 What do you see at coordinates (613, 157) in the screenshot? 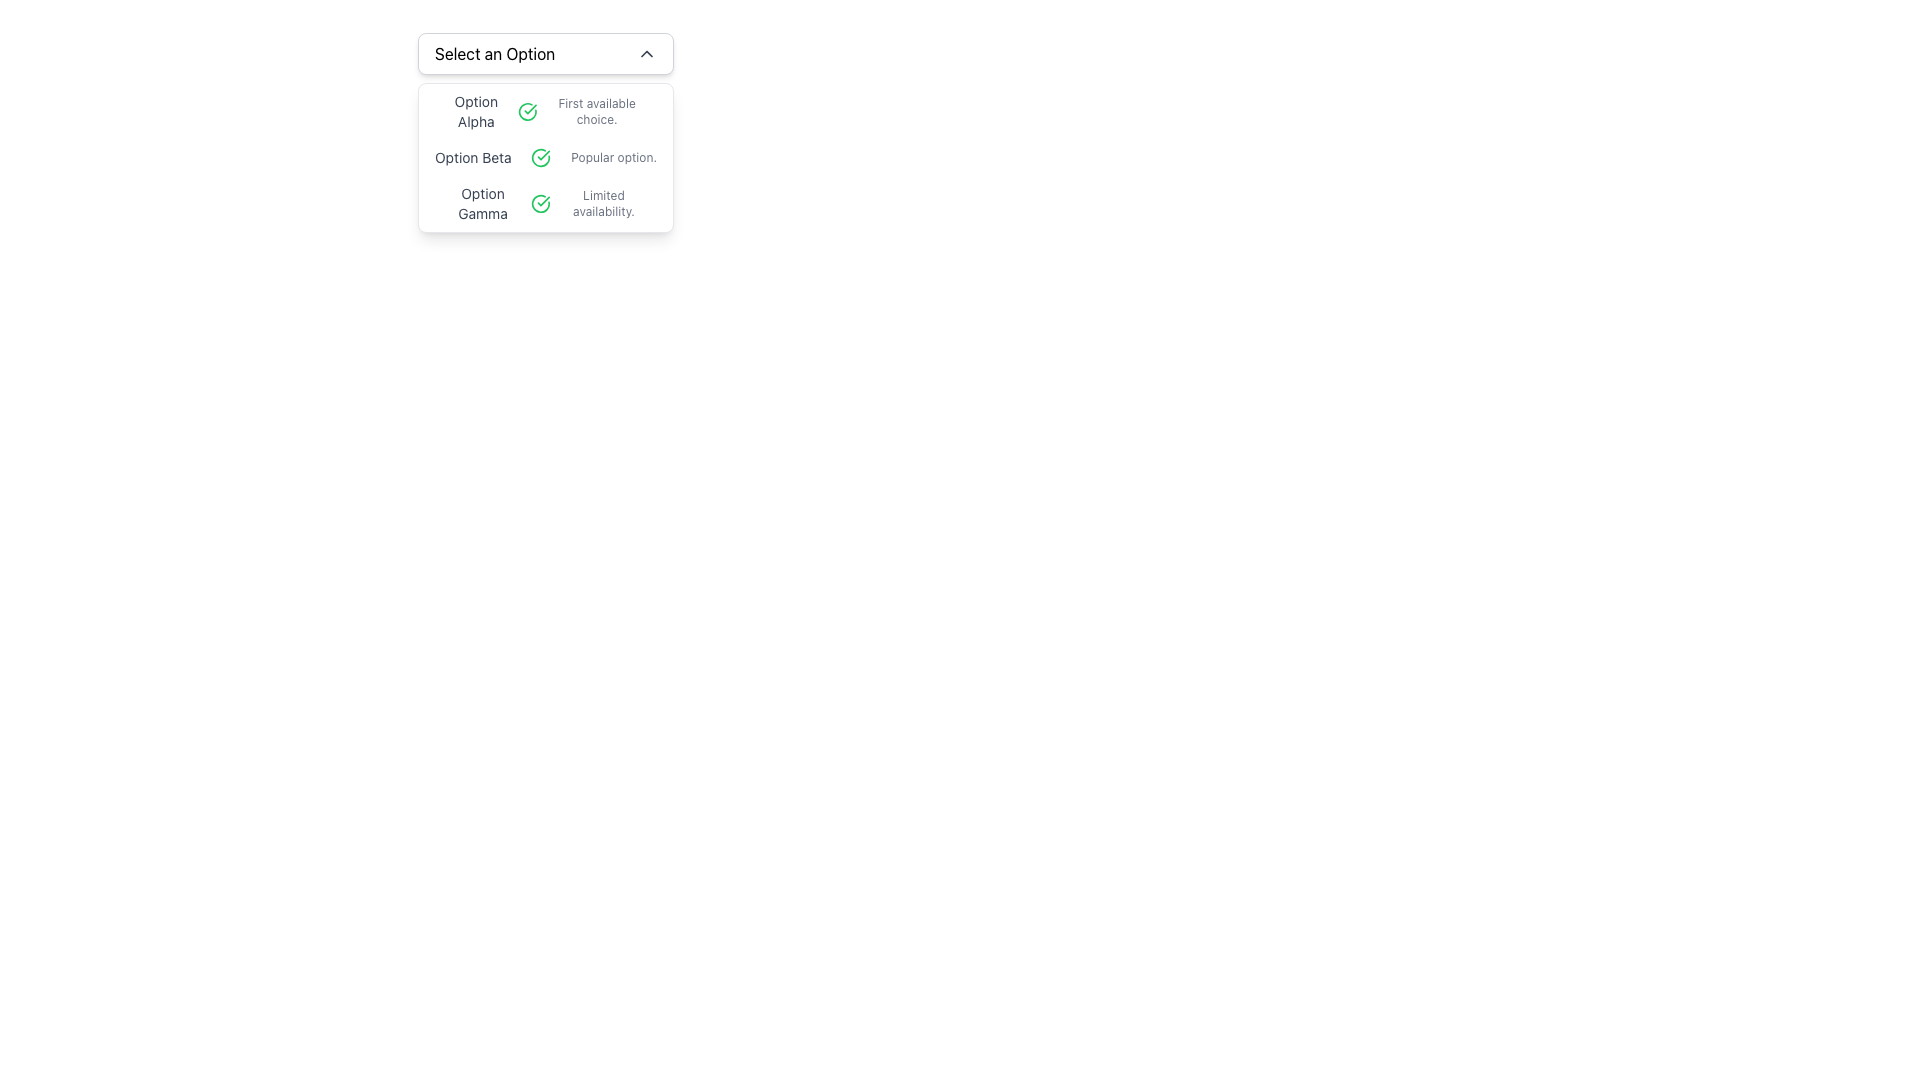
I see `the 'Popular option.' text label, which is a small gray font label located to the right of 'Option Beta' within its dropdown group` at bounding box center [613, 157].